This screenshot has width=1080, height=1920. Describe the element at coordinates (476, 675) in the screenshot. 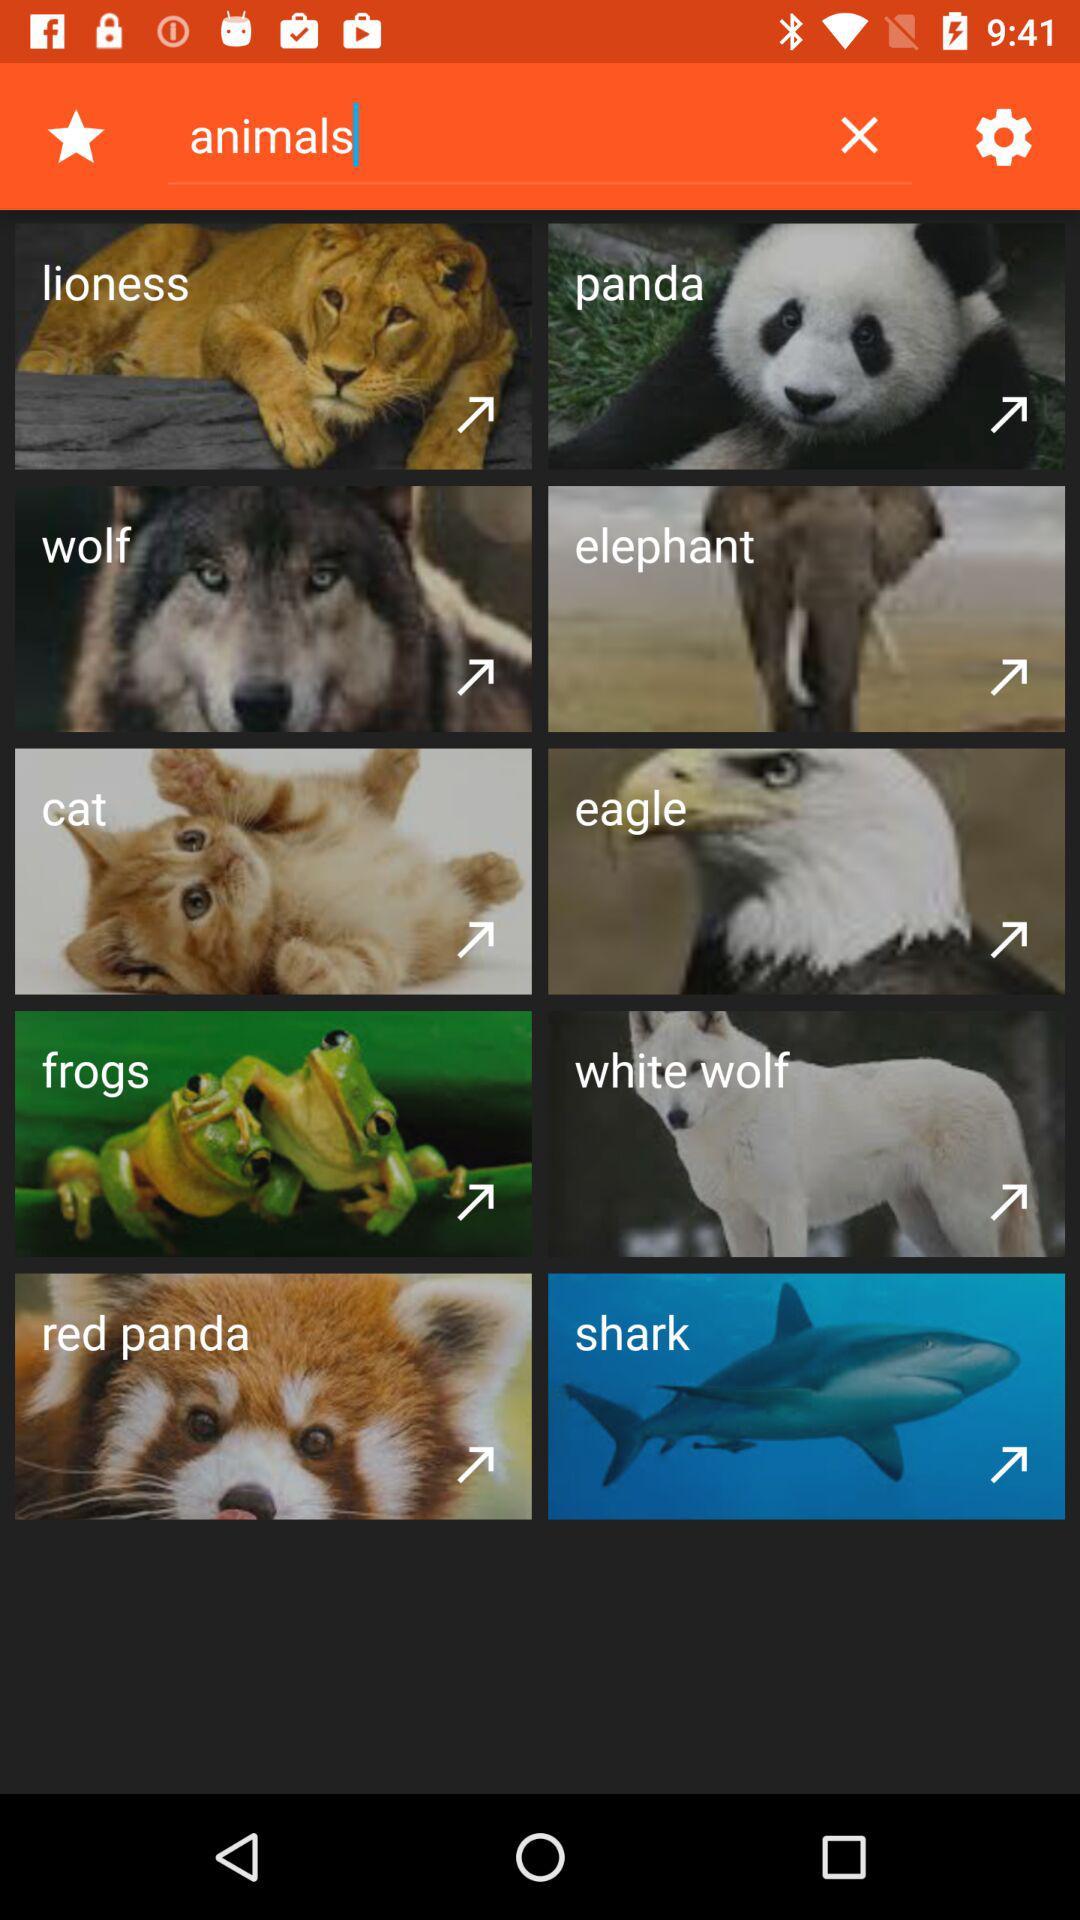

I see `item below the wolf item` at that location.